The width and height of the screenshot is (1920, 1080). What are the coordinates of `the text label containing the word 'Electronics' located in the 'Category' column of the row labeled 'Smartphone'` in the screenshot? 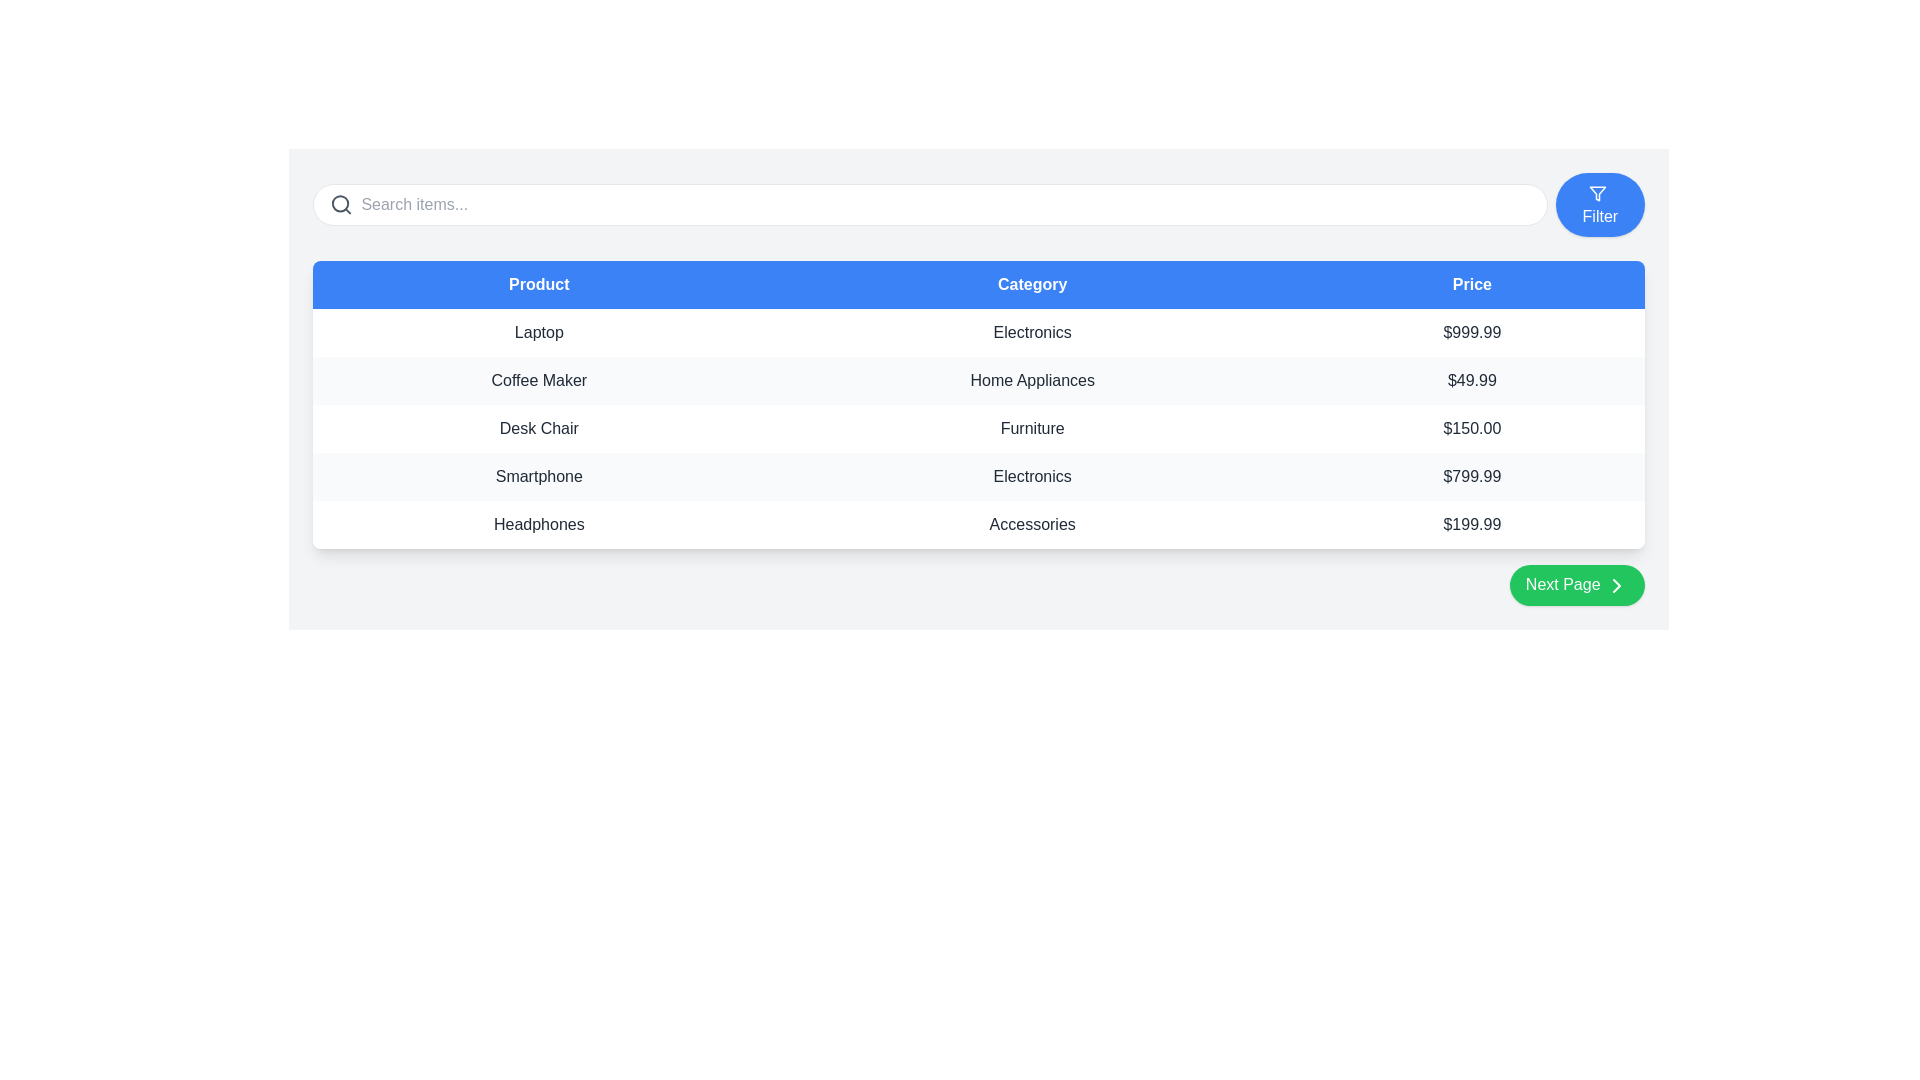 It's located at (1032, 477).